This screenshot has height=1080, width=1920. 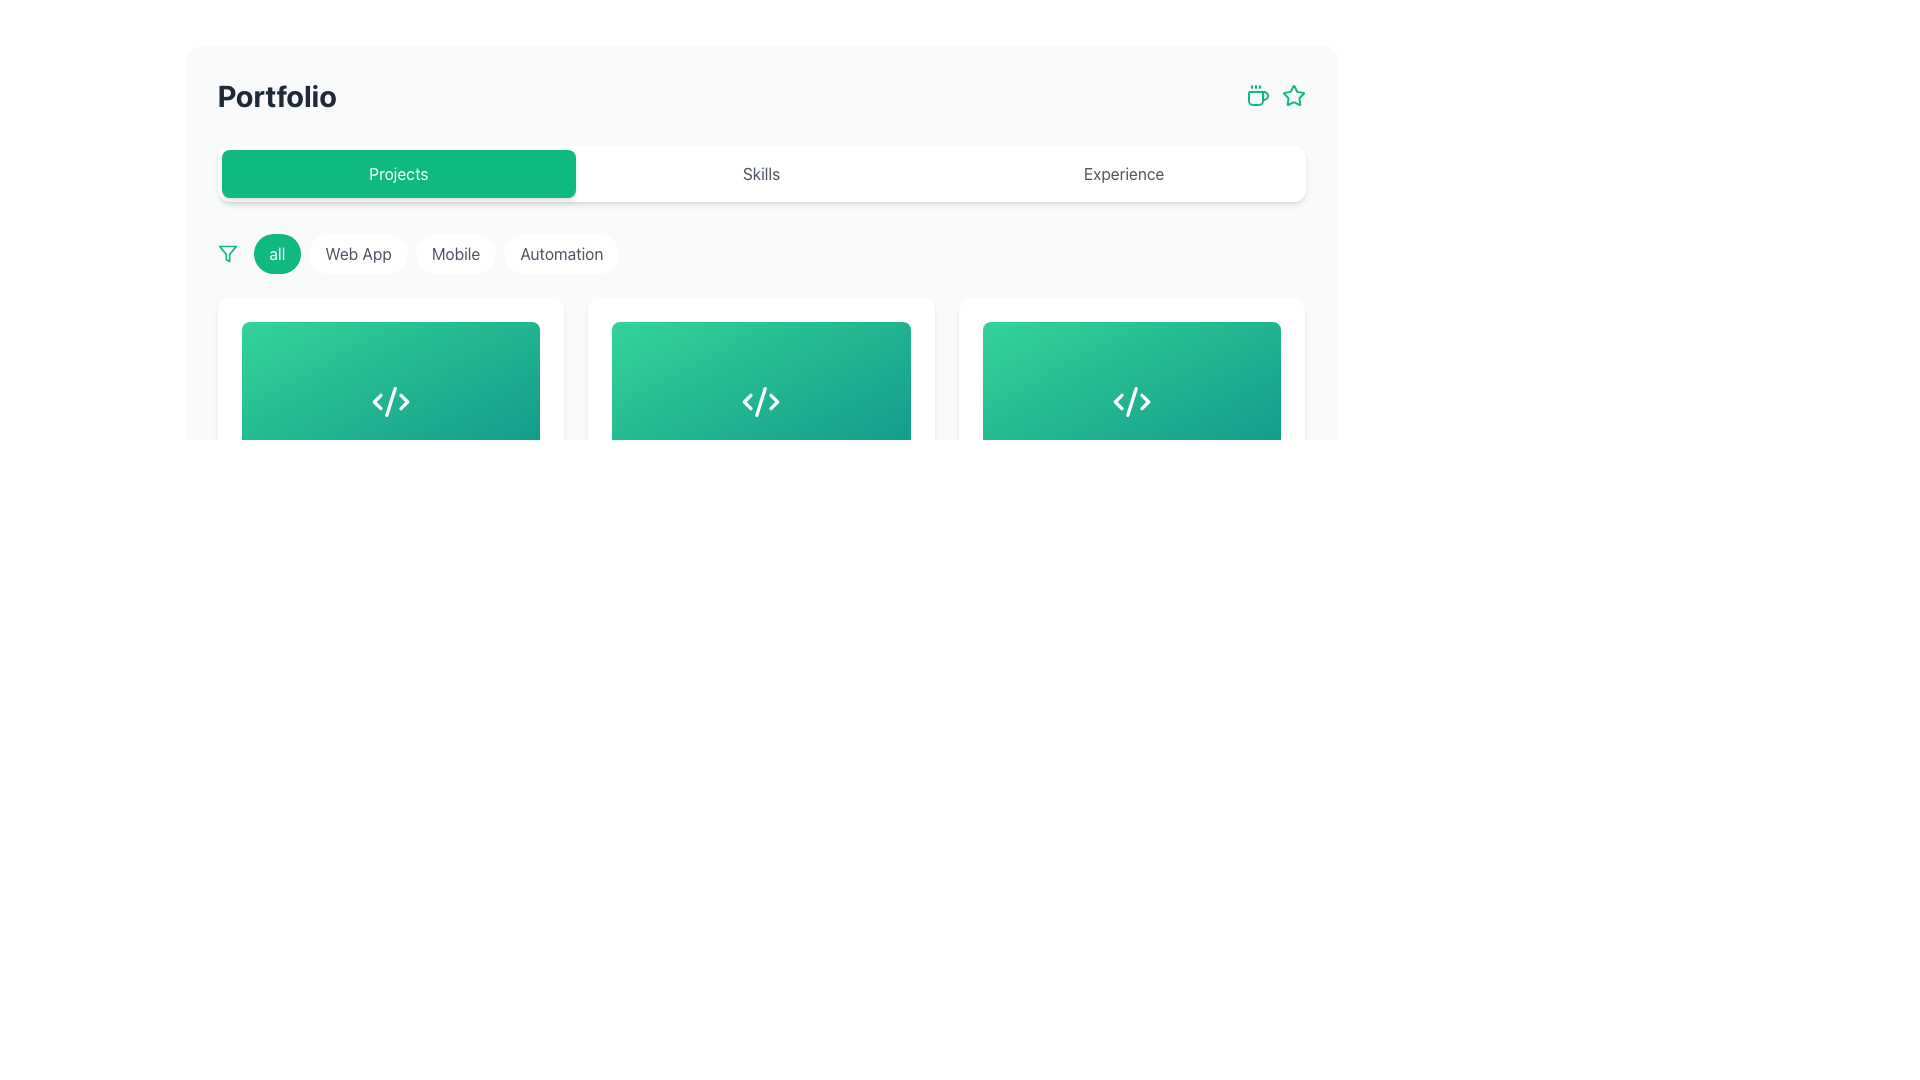 I want to click on the navigation button for 'Projects' located at the far left of the horizontal navigation bar, so click(x=398, y=172).